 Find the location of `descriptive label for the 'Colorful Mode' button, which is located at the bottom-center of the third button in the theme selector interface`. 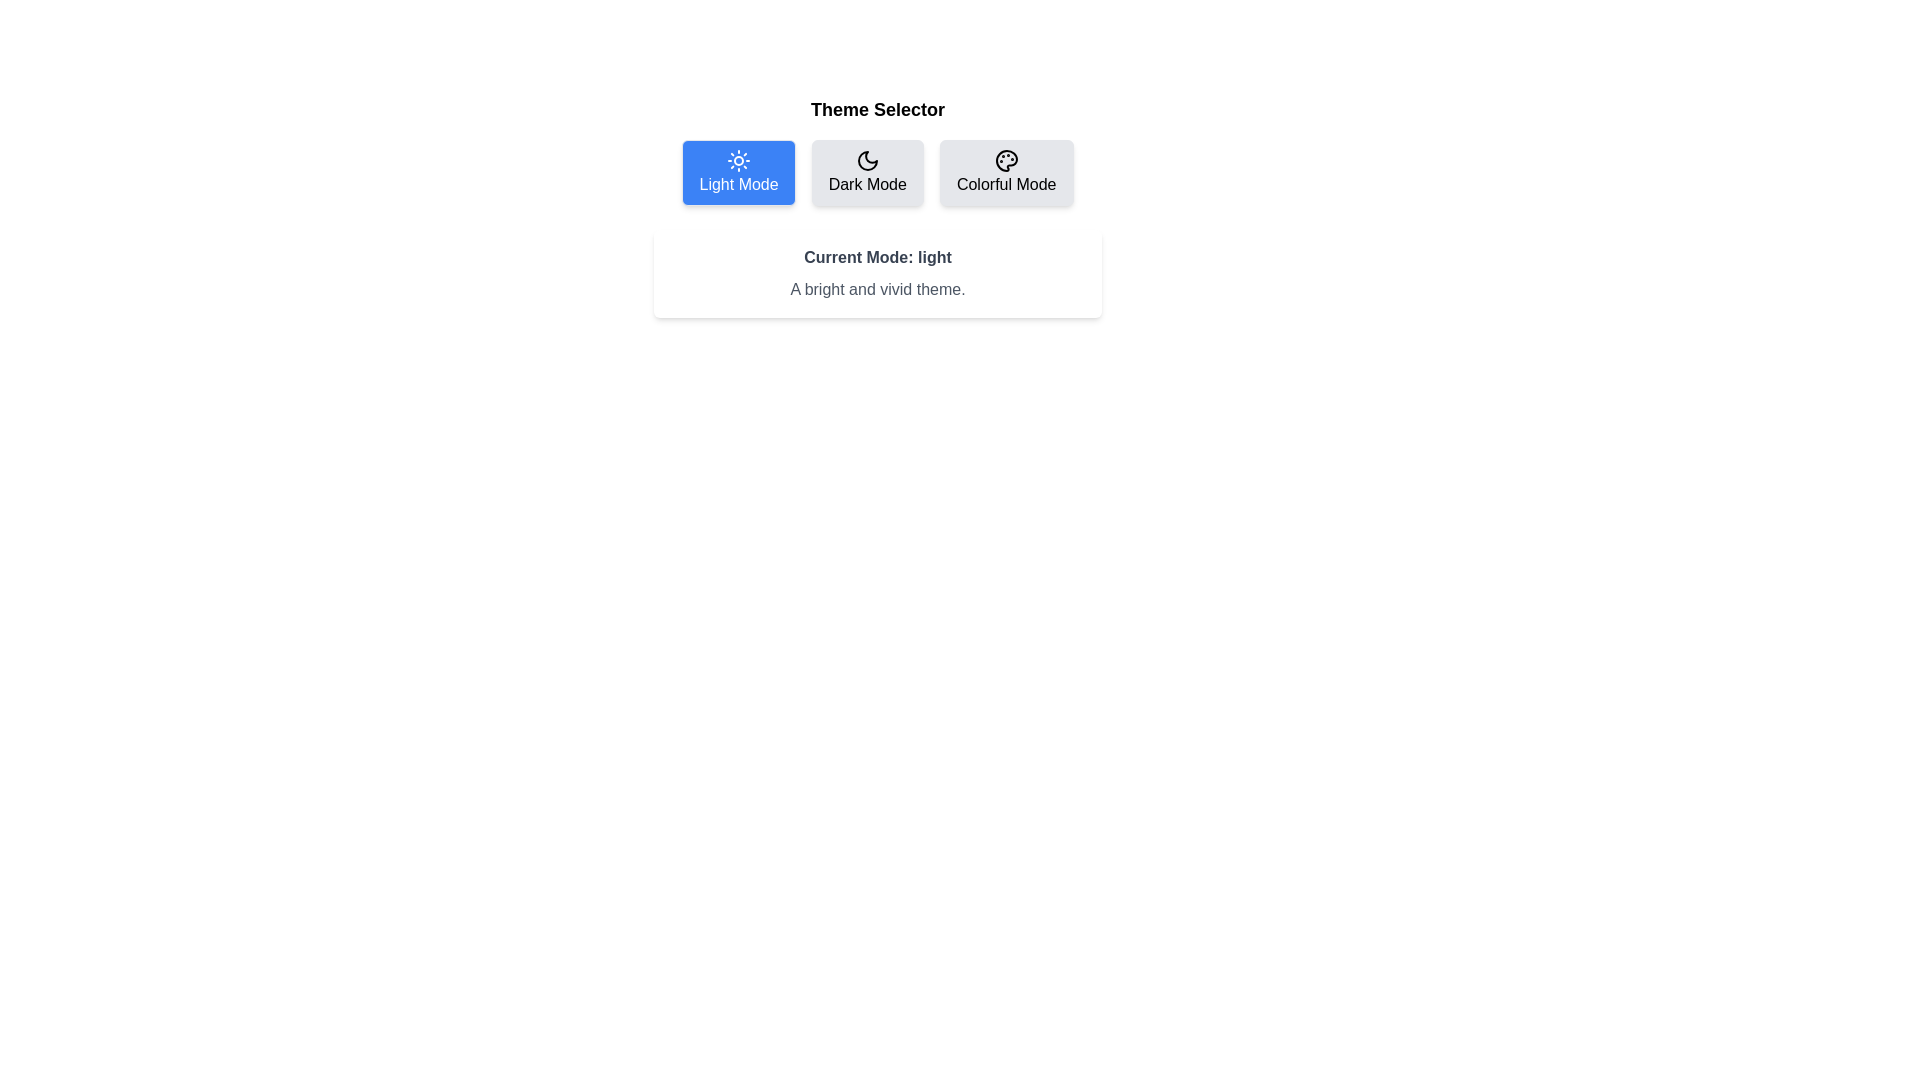

descriptive label for the 'Colorful Mode' button, which is located at the bottom-center of the third button in the theme selector interface is located at coordinates (1006, 185).